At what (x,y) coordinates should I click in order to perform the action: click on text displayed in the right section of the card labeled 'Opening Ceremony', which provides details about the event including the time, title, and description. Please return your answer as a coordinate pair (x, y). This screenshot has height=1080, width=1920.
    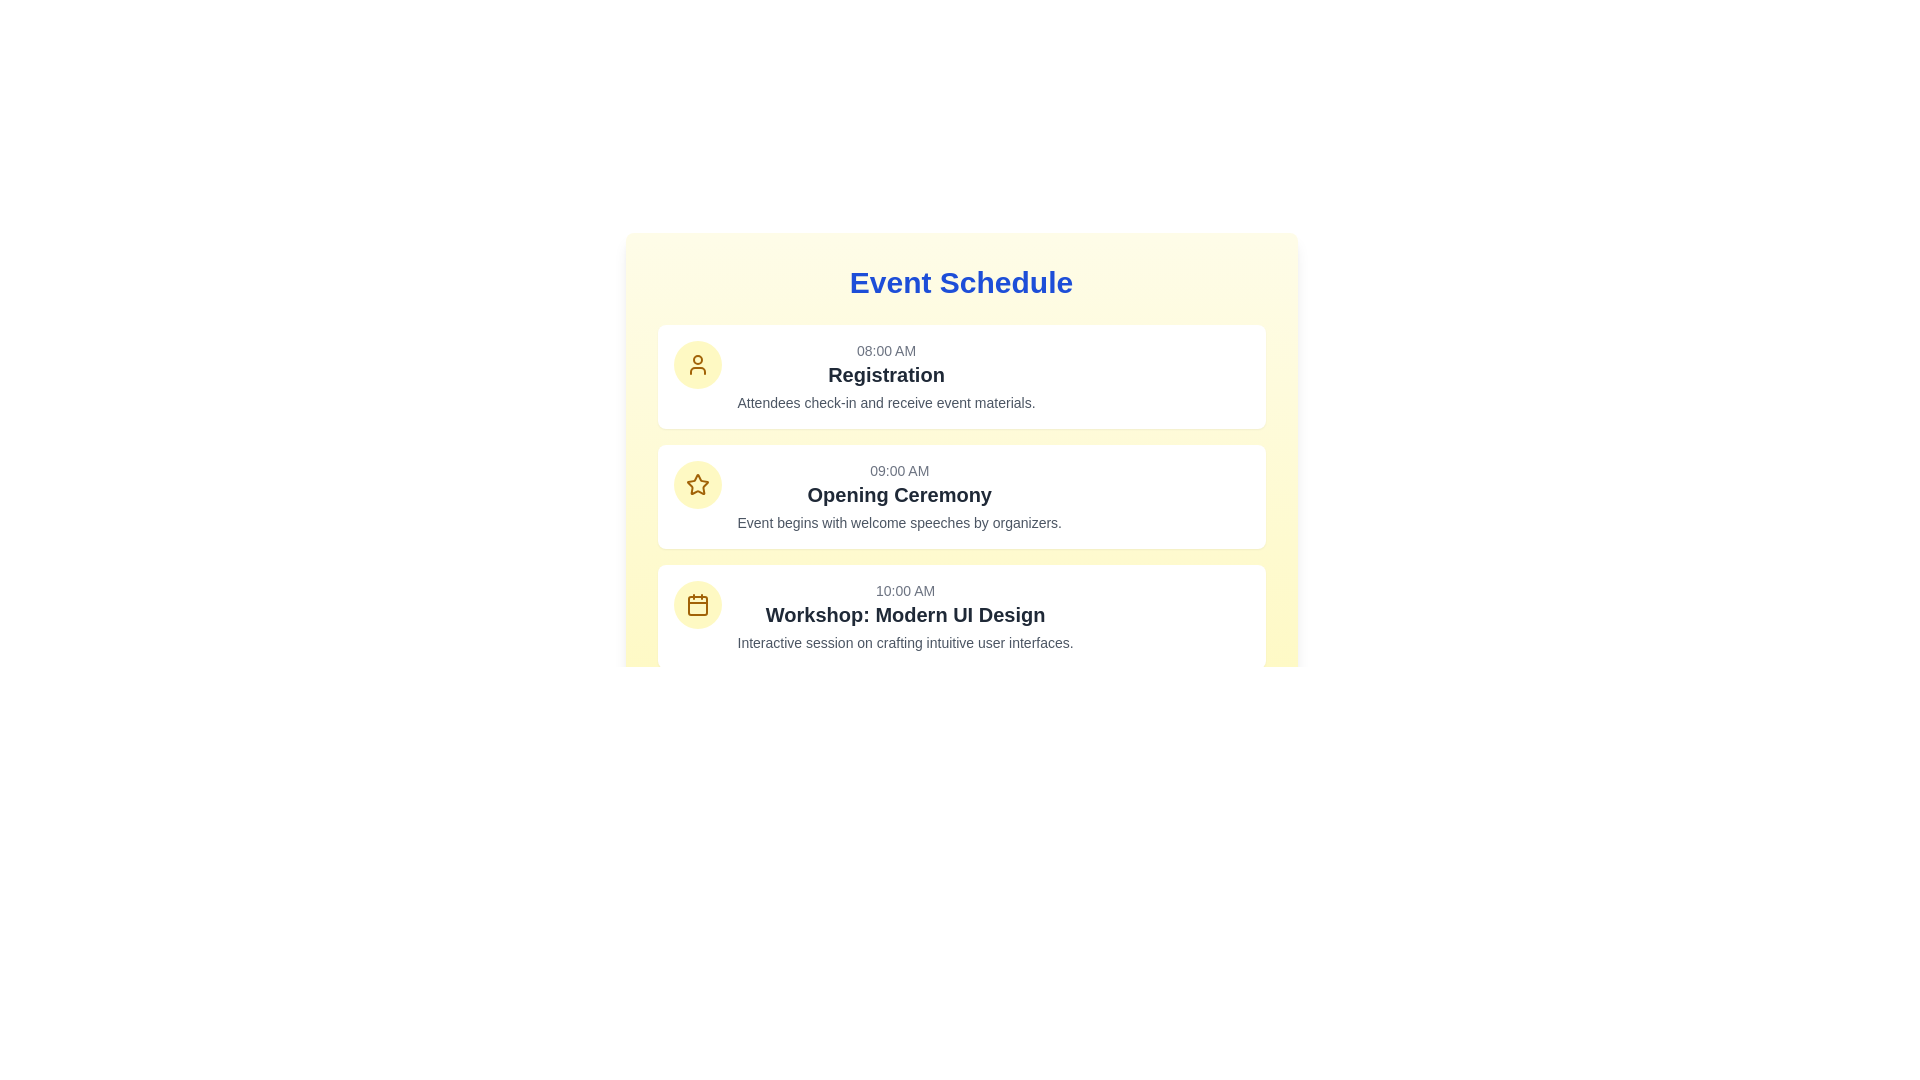
    Looking at the image, I should click on (898, 496).